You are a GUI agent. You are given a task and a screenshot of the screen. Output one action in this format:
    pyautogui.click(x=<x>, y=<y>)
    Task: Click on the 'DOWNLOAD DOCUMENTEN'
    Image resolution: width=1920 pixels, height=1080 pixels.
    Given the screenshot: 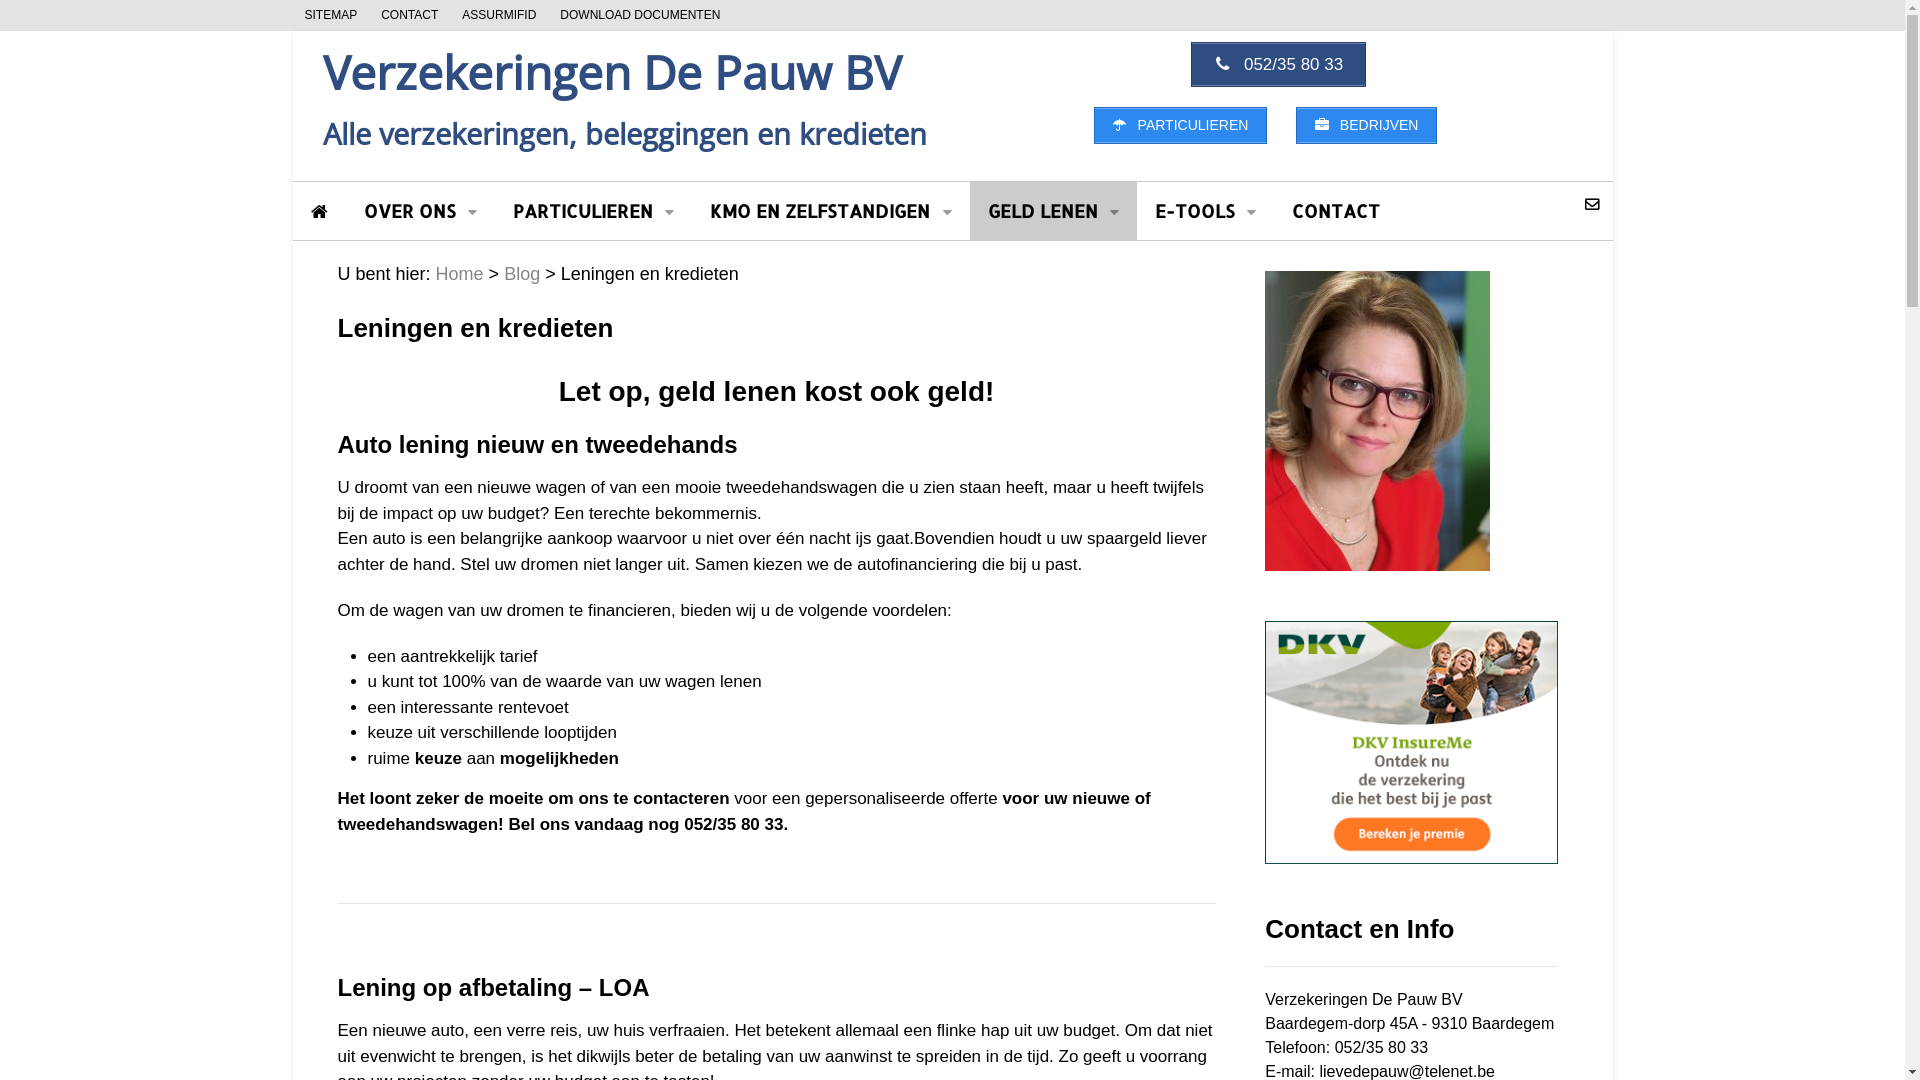 What is the action you would take?
    pyautogui.click(x=547, y=15)
    